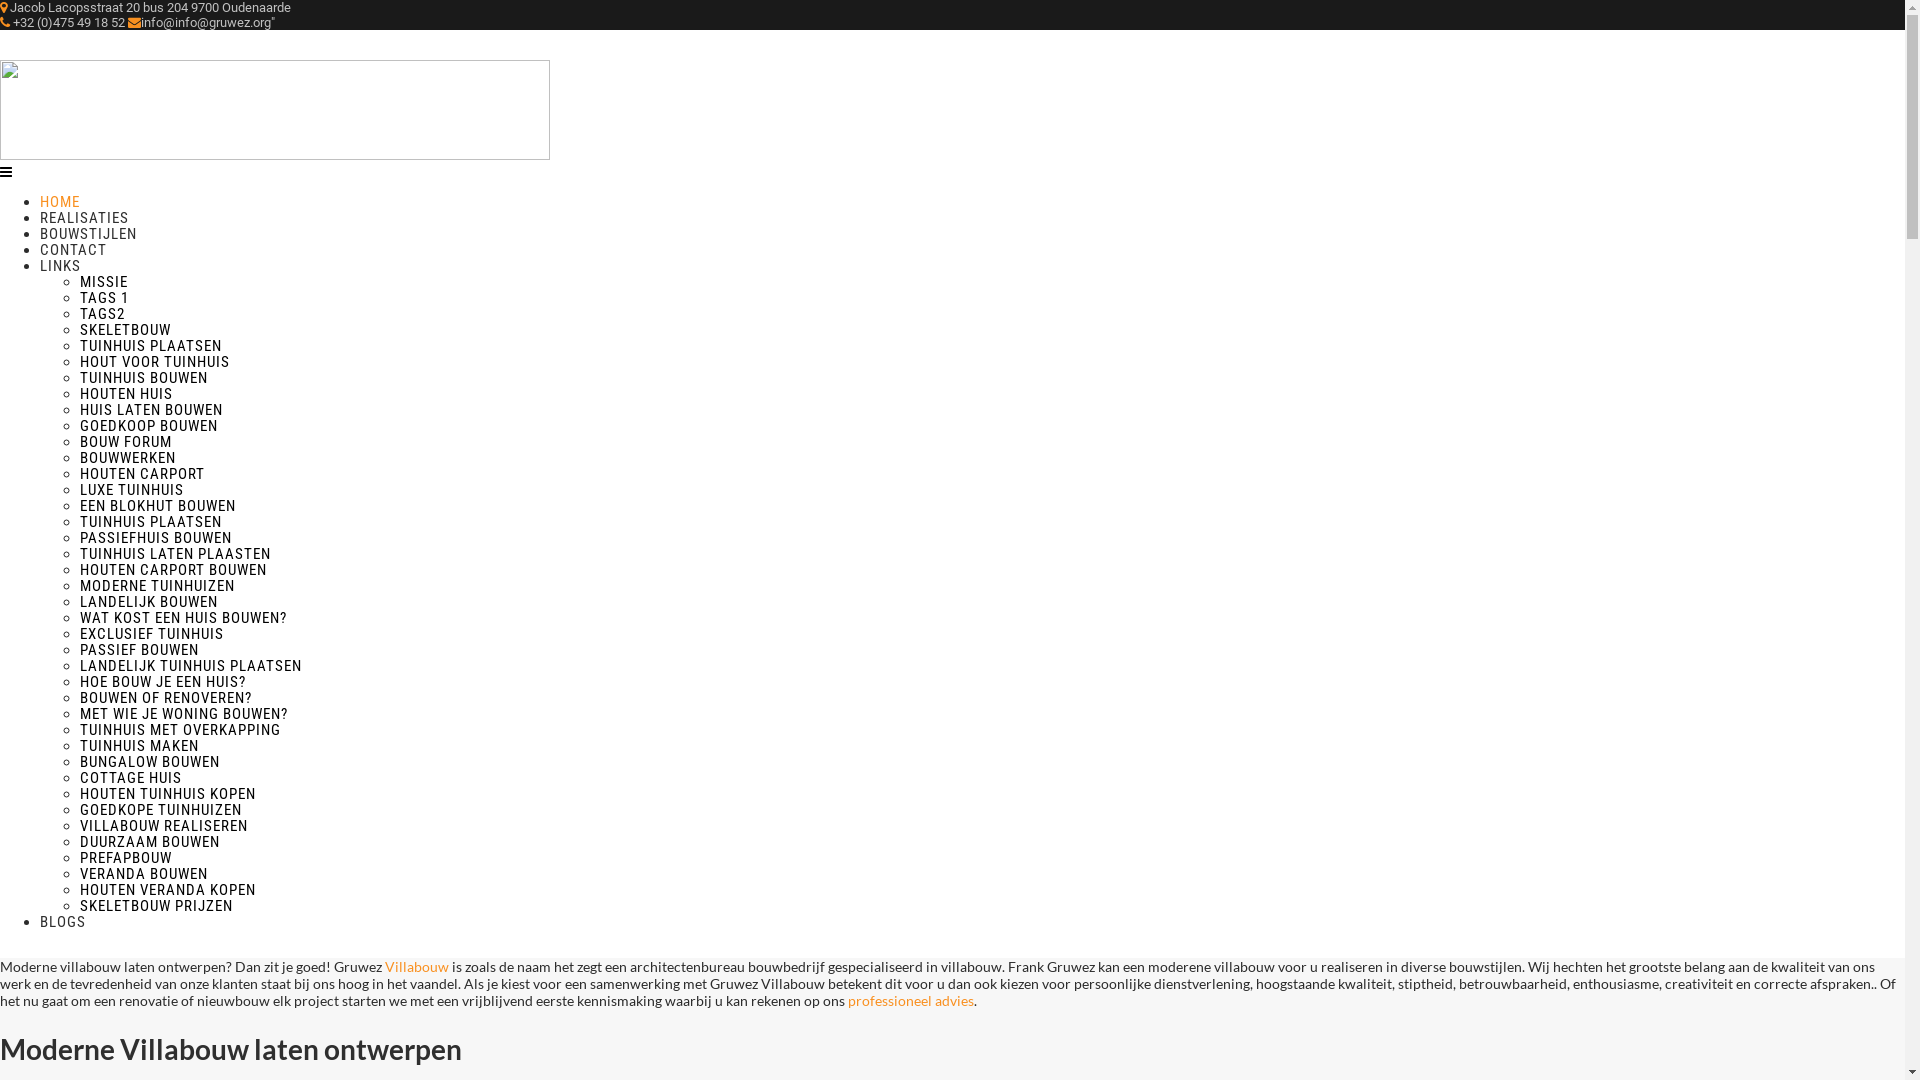 Image resolution: width=1920 pixels, height=1080 pixels. Describe the element at coordinates (124, 441) in the screenshot. I see `'BOUW FORUM'` at that location.